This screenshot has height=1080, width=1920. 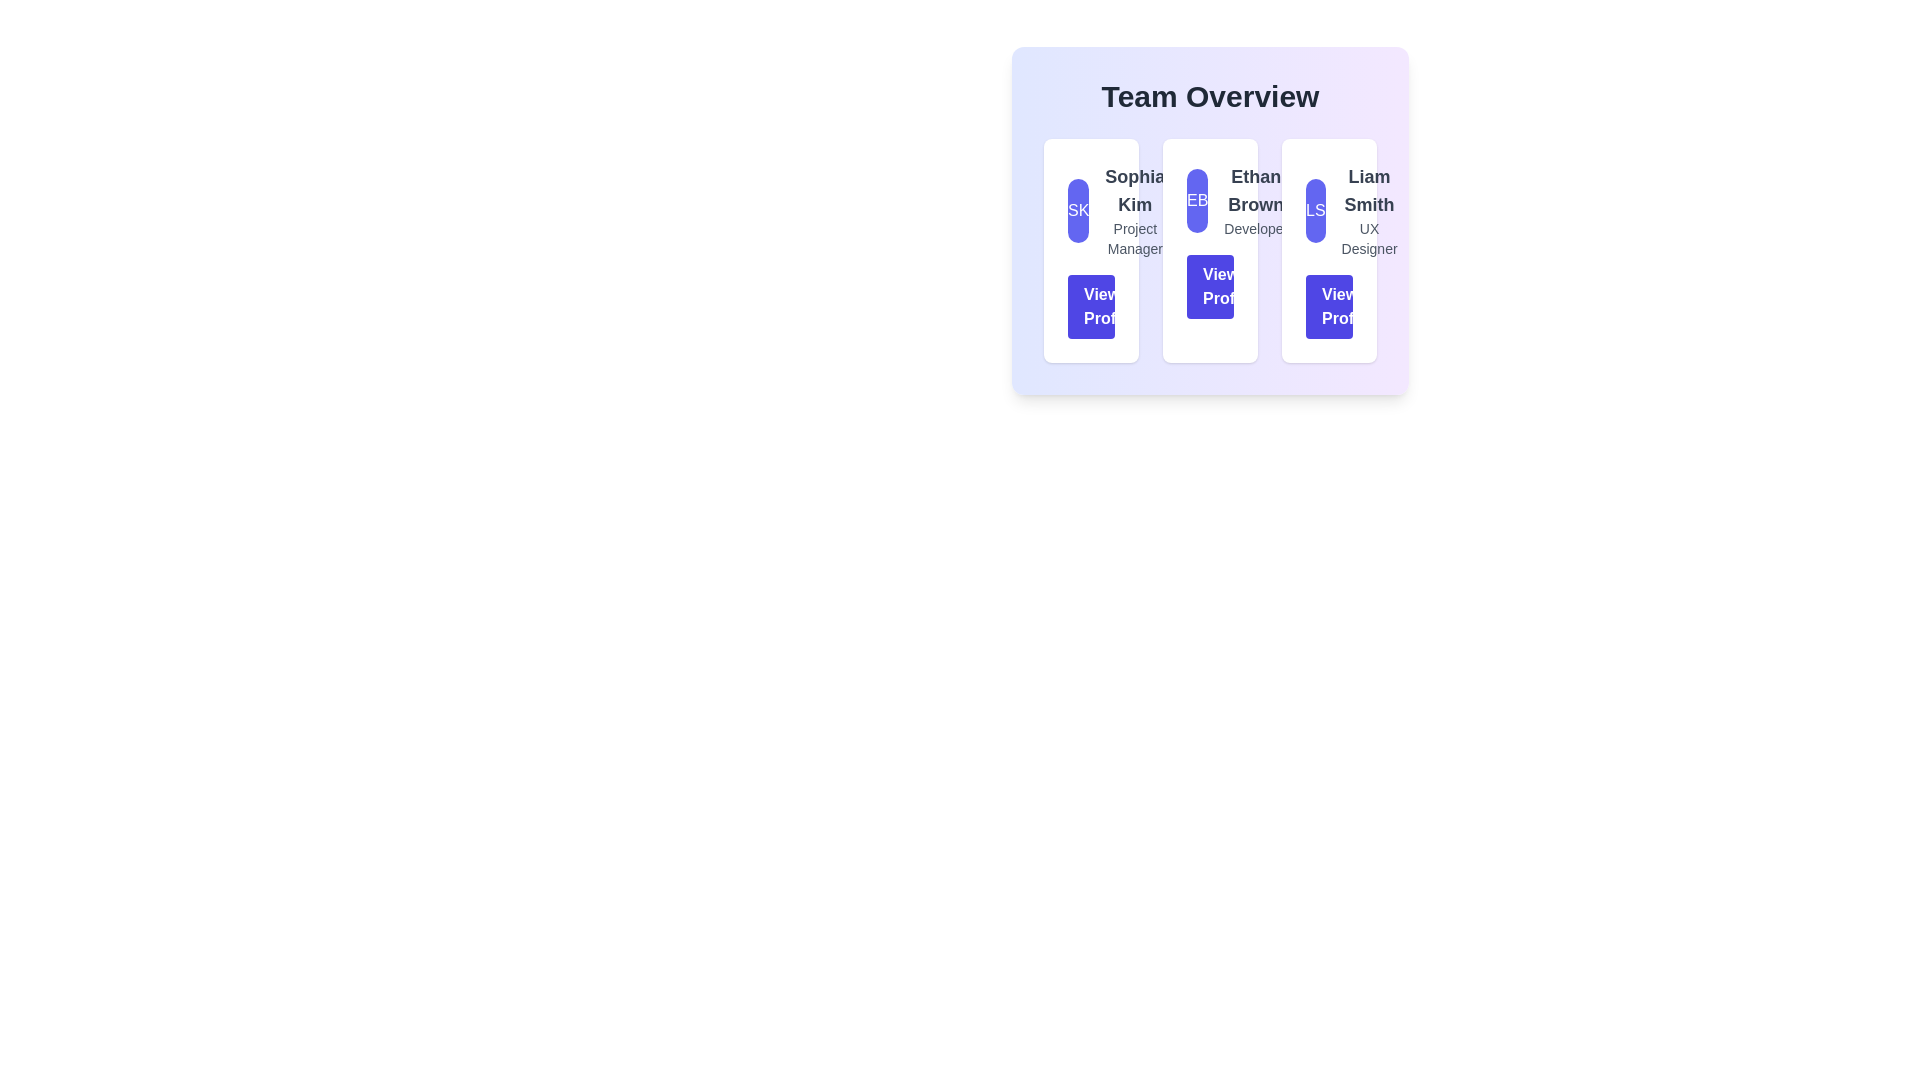 I want to click on the 'View Profile' button, which is an indigo blue rectangular button with rounded corners, so click(x=1209, y=286).